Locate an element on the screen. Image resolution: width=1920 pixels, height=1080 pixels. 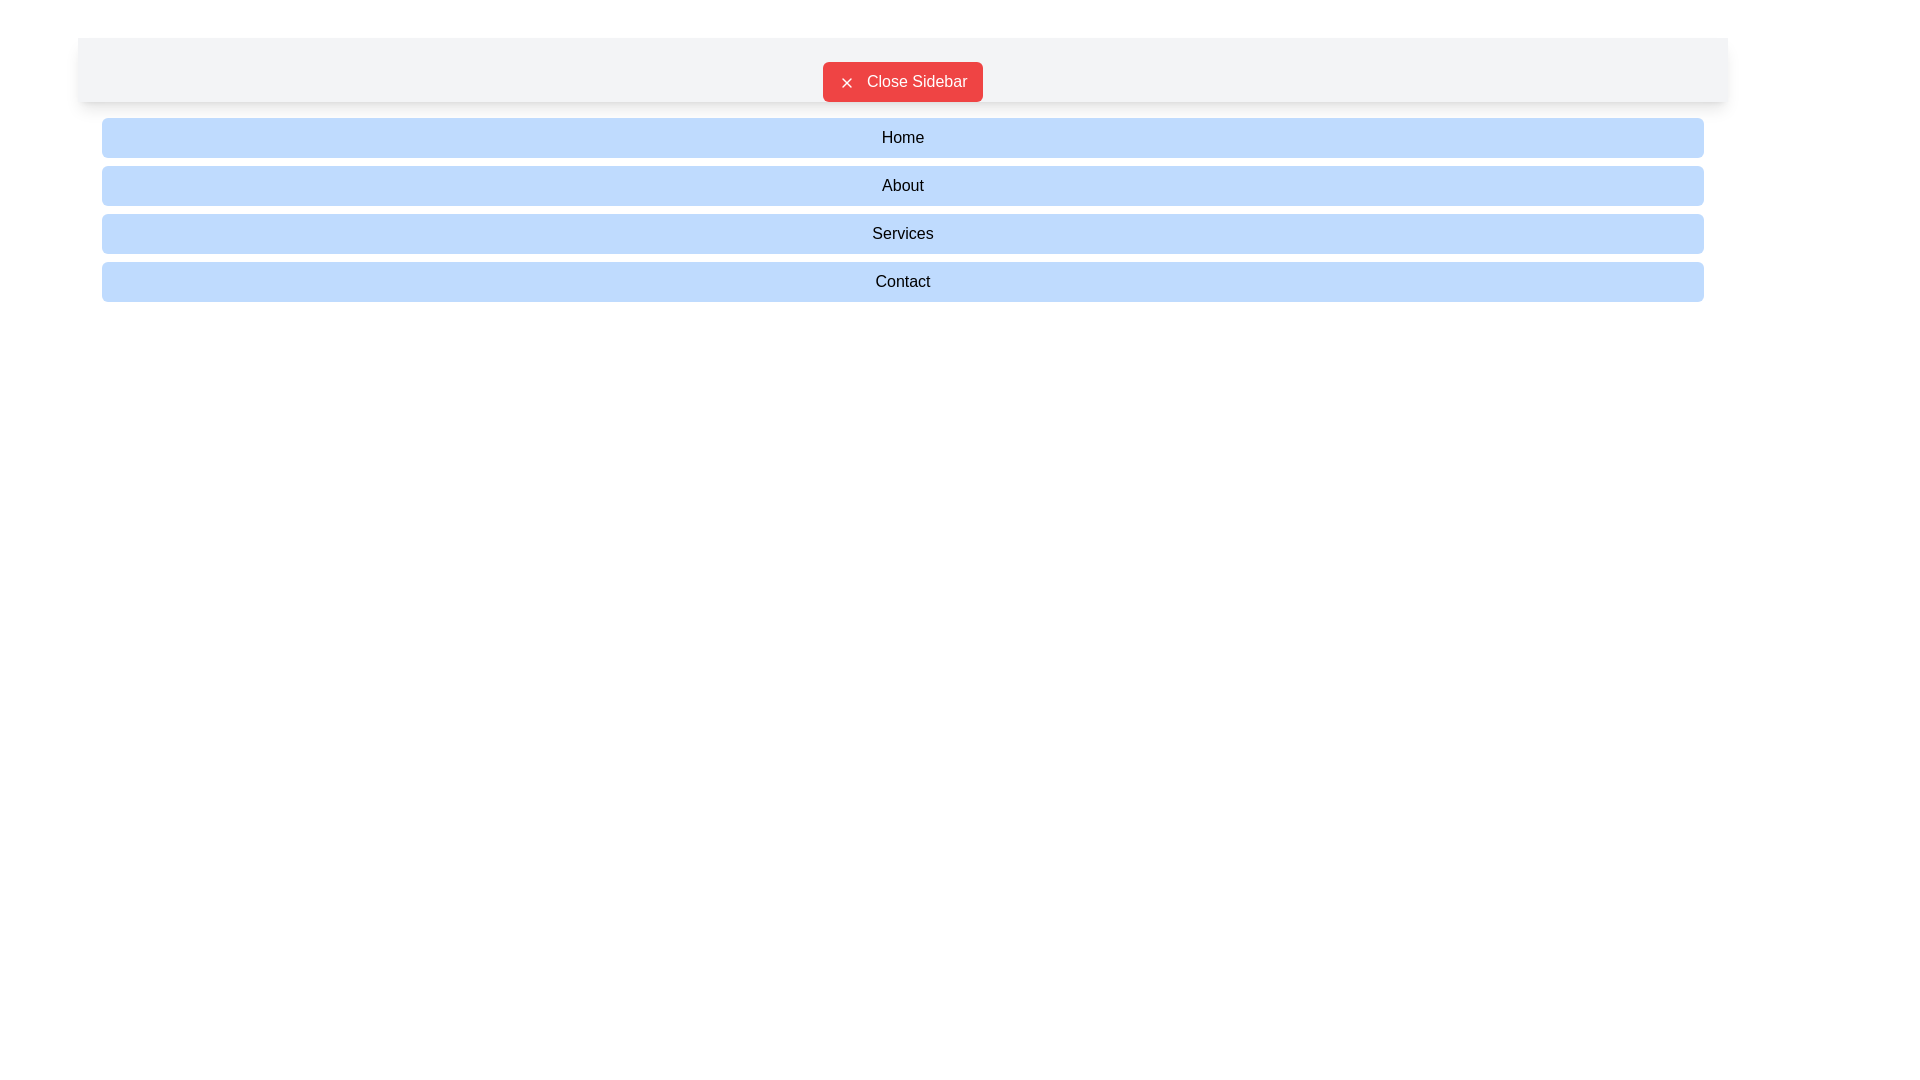
the central Text label in the navigation bar that serves as a title or label, providing visual context and branding for the section is located at coordinates (863, 68).